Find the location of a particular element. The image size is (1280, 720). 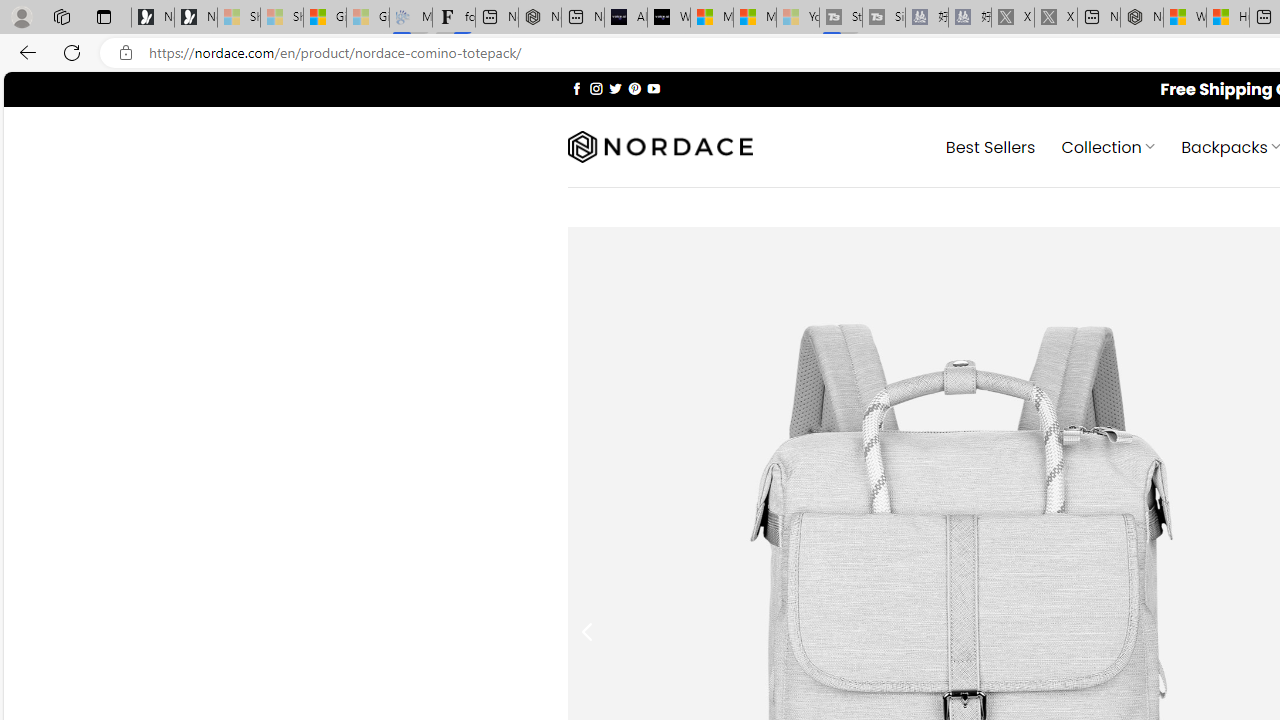

'Follow on Facebook' is located at coordinates (576, 87).